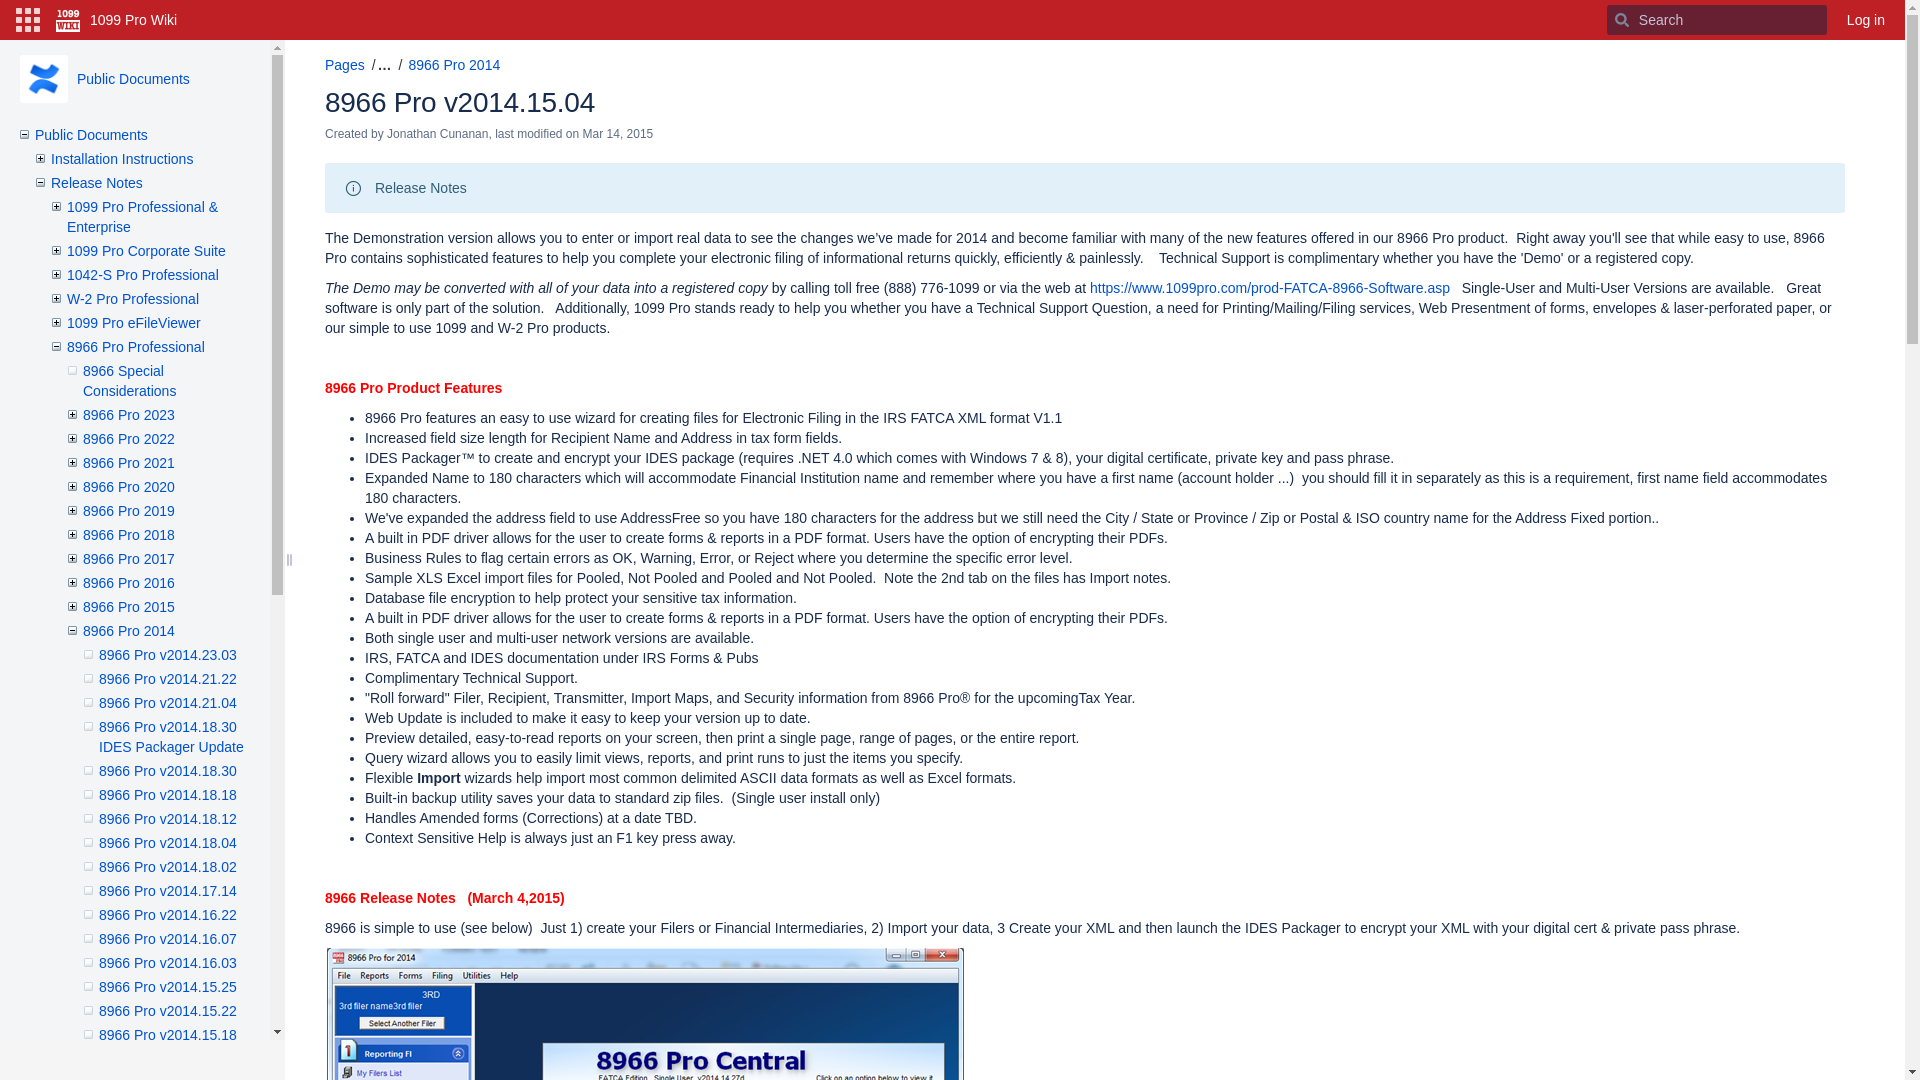 The width and height of the screenshot is (1920, 1080). I want to click on '8966 Pro v2014.15.25', so click(168, 986).